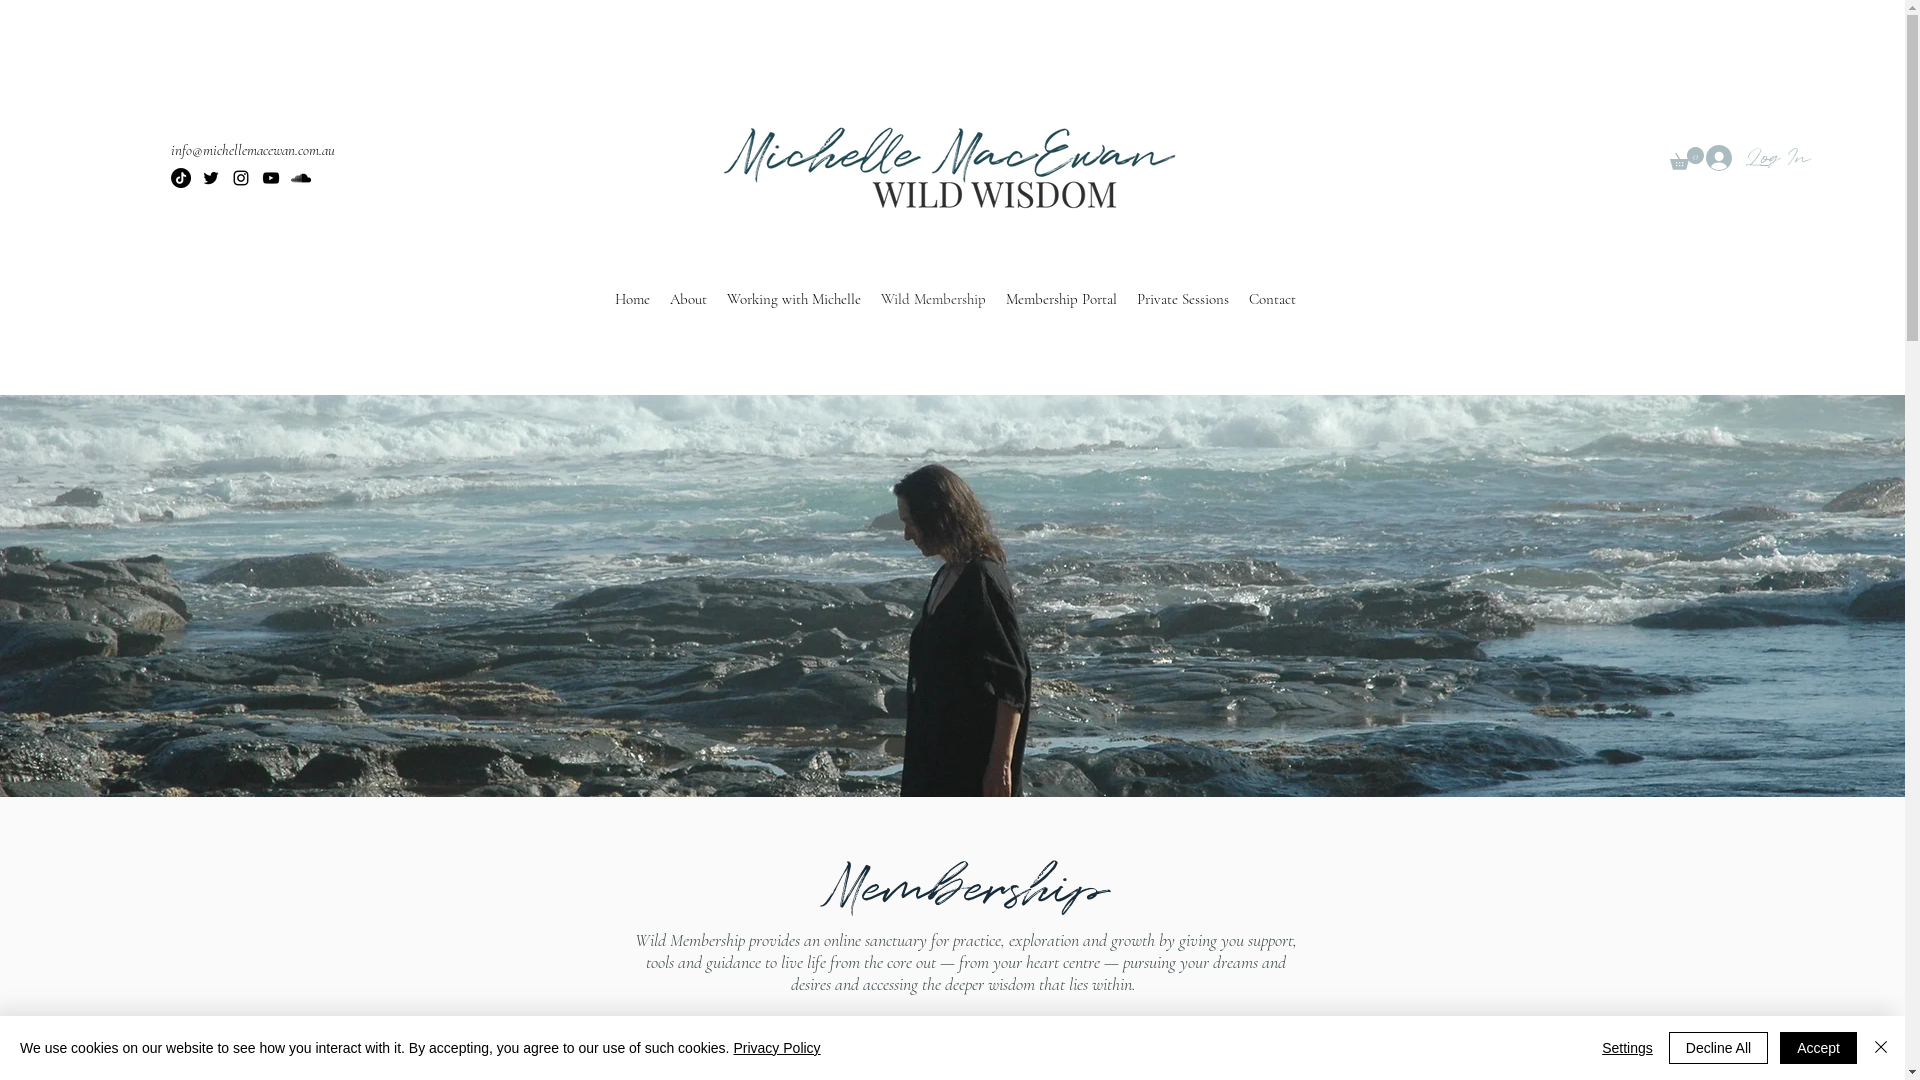 This screenshot has width=1920, height=1080. Describe the element at coordinates (1271, 299) in the screenshot. I see `'Contact'` at that location.